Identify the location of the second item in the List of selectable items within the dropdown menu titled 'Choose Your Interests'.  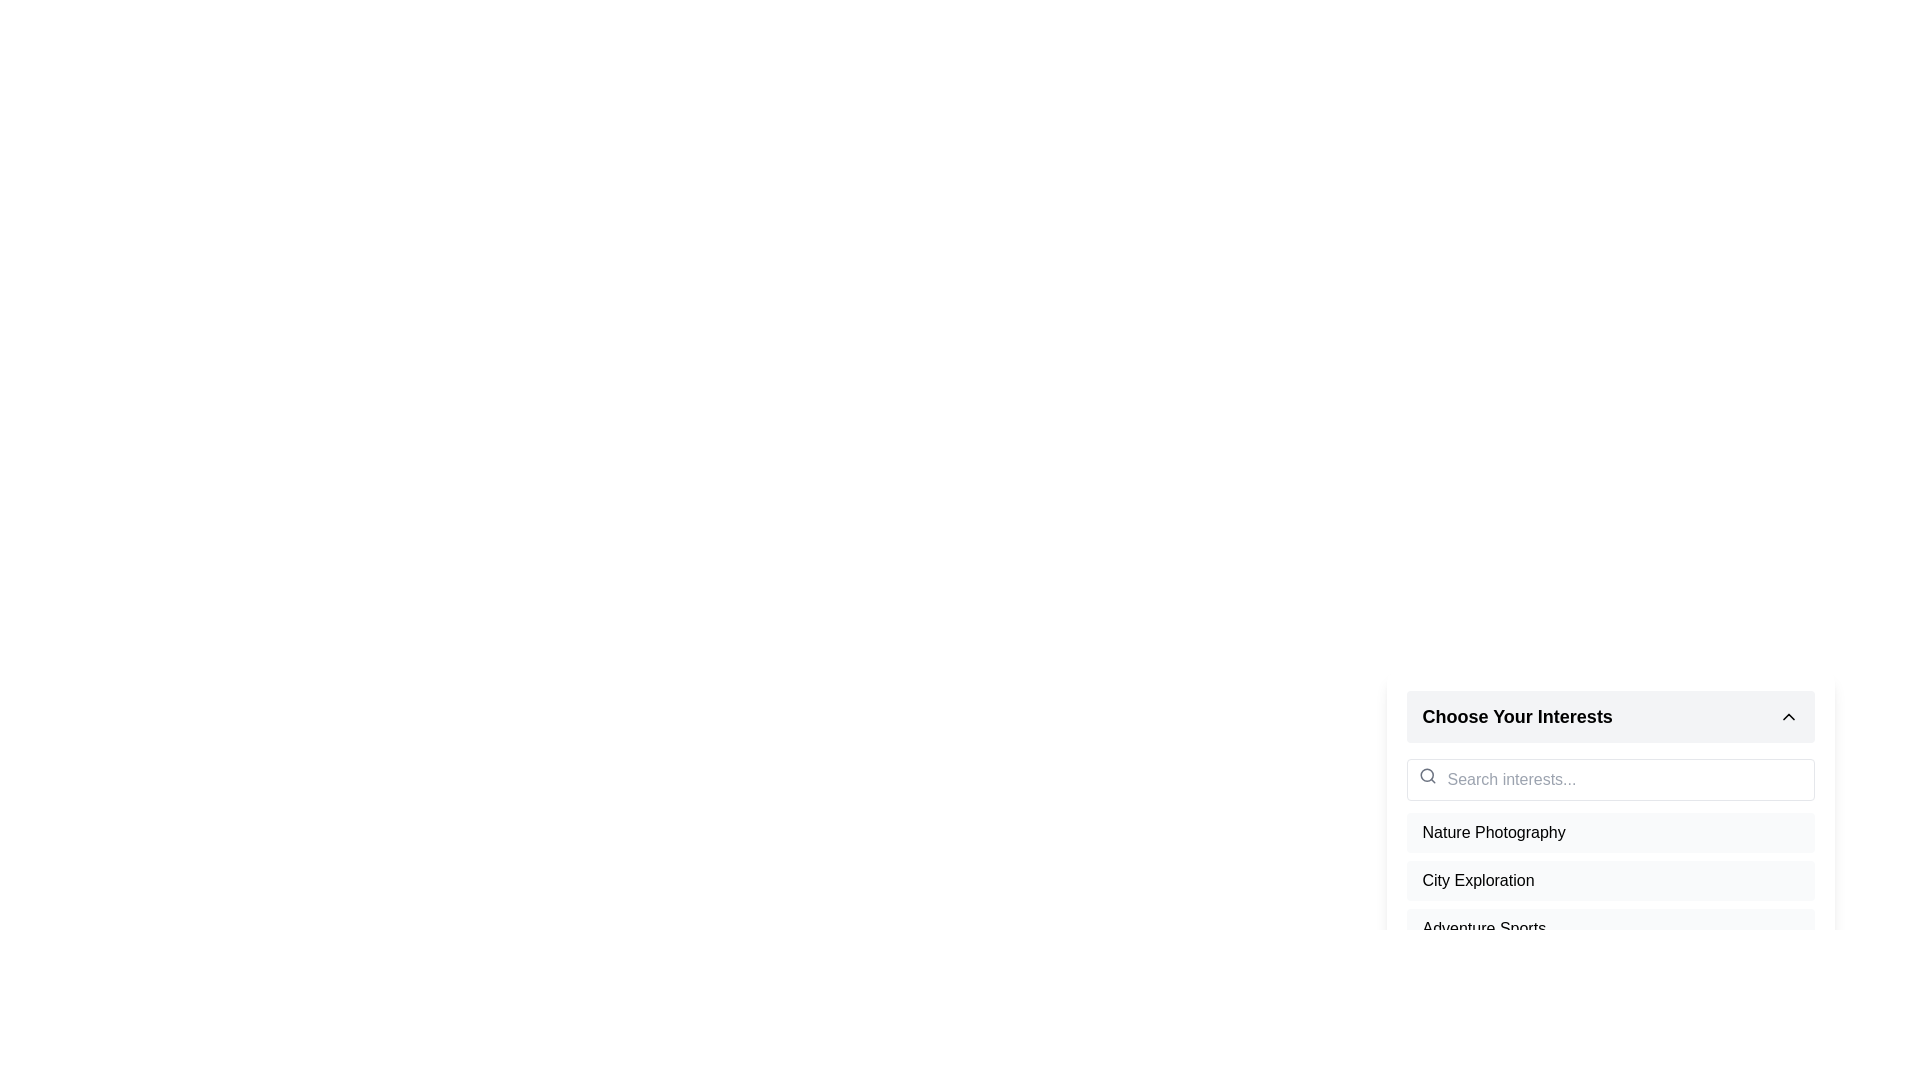
(1610, 905).